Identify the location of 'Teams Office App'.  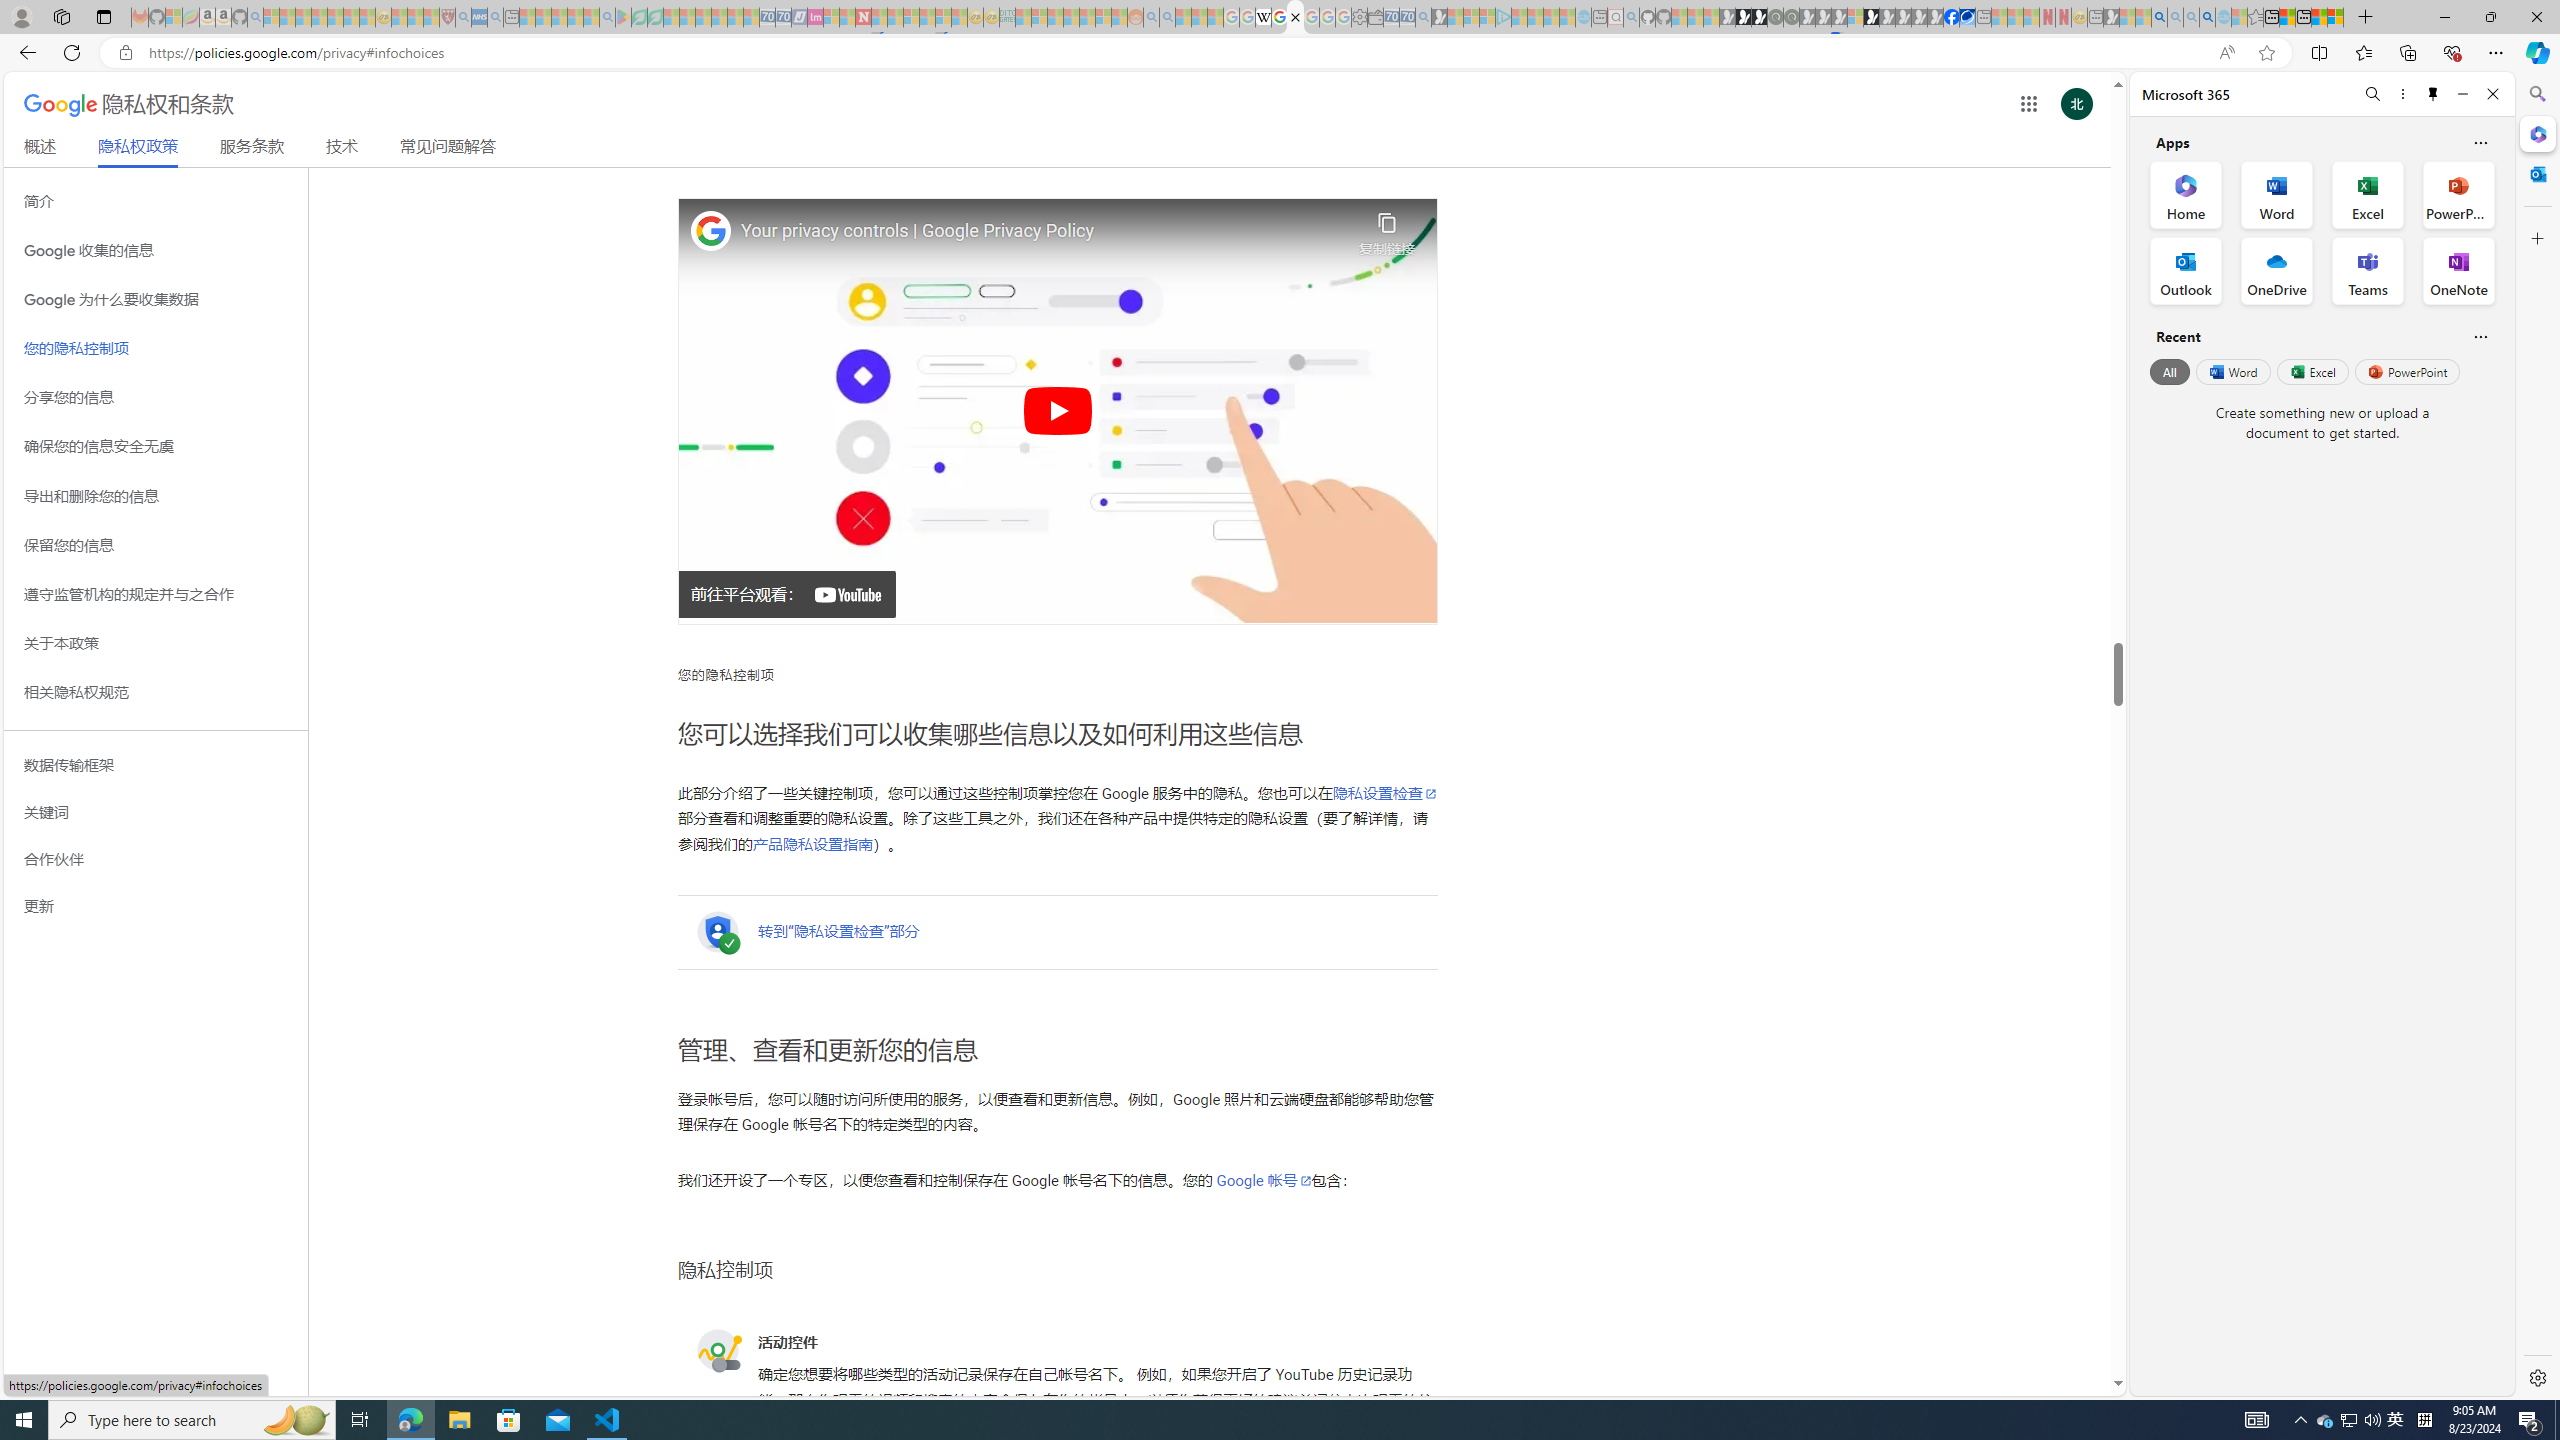
(2368, 271).